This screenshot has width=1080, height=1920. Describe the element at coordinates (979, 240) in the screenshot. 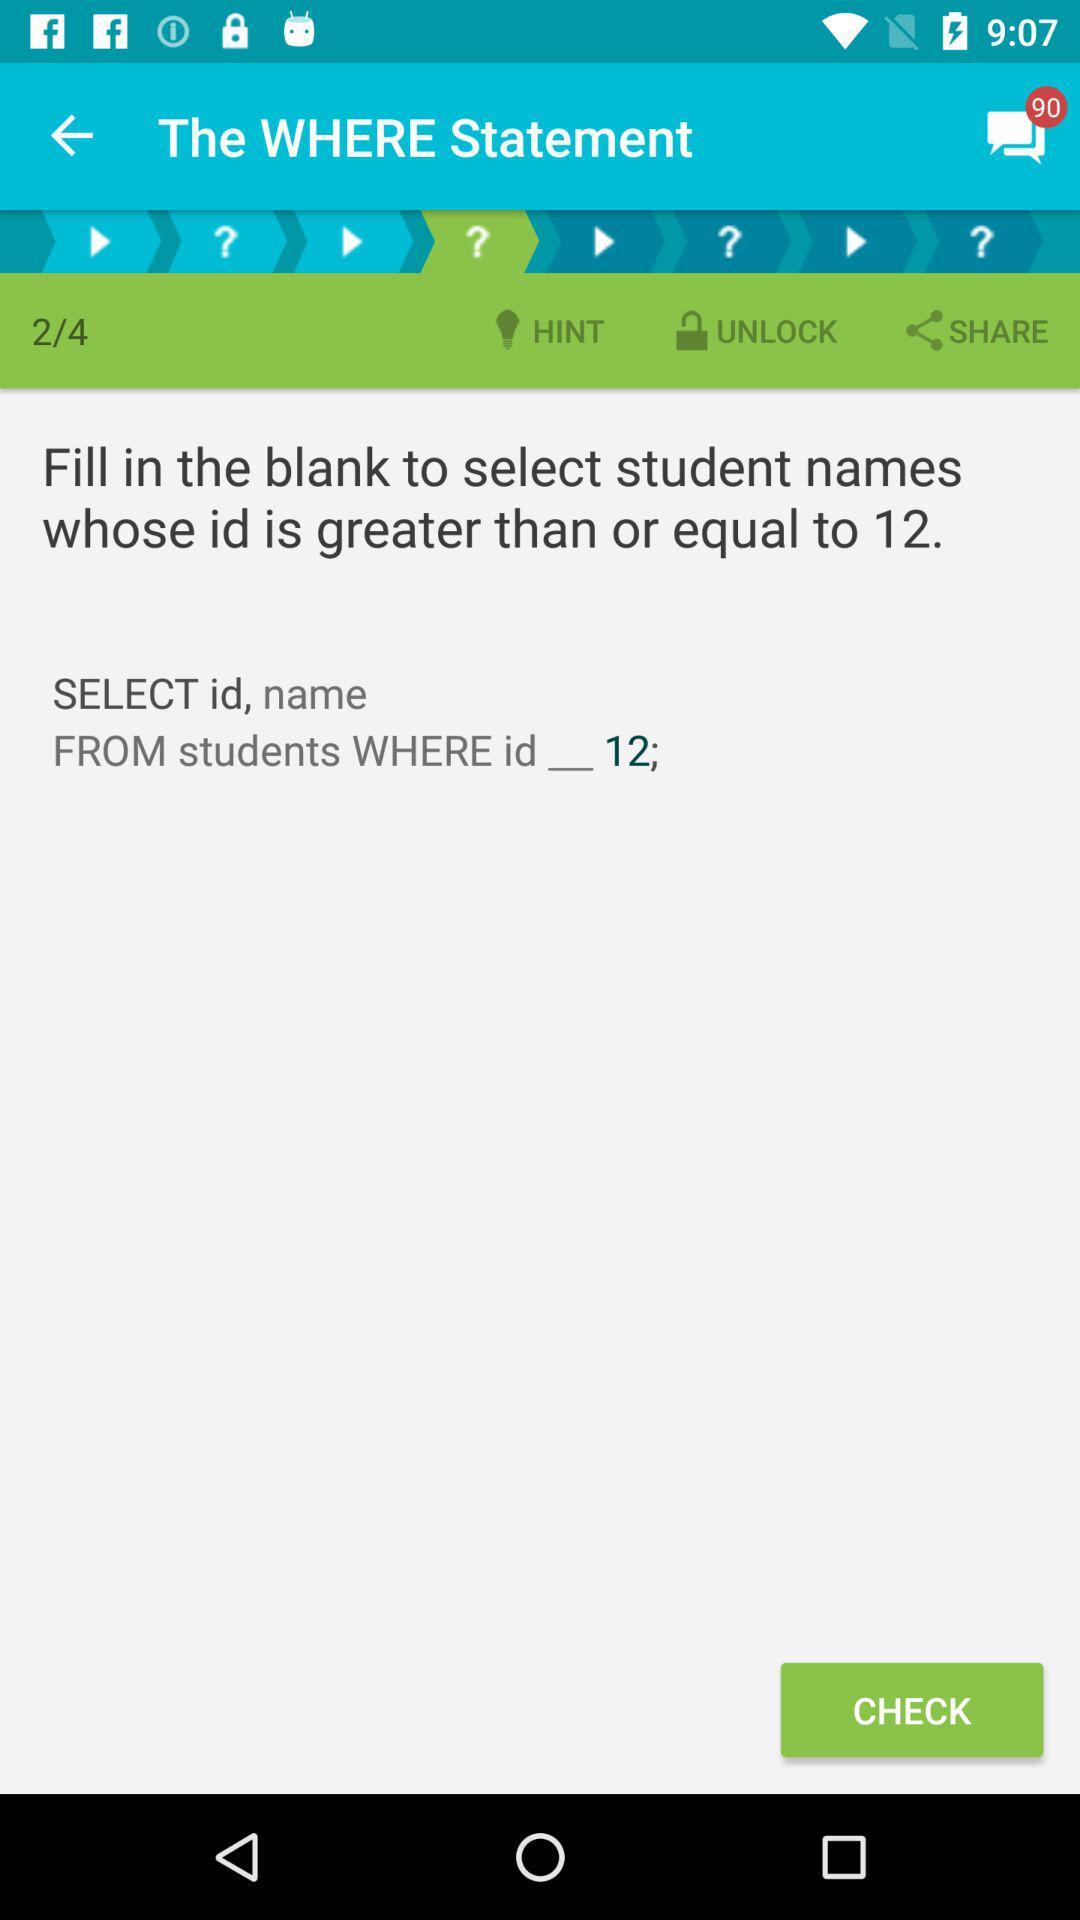

I see `the help icon` at that location.